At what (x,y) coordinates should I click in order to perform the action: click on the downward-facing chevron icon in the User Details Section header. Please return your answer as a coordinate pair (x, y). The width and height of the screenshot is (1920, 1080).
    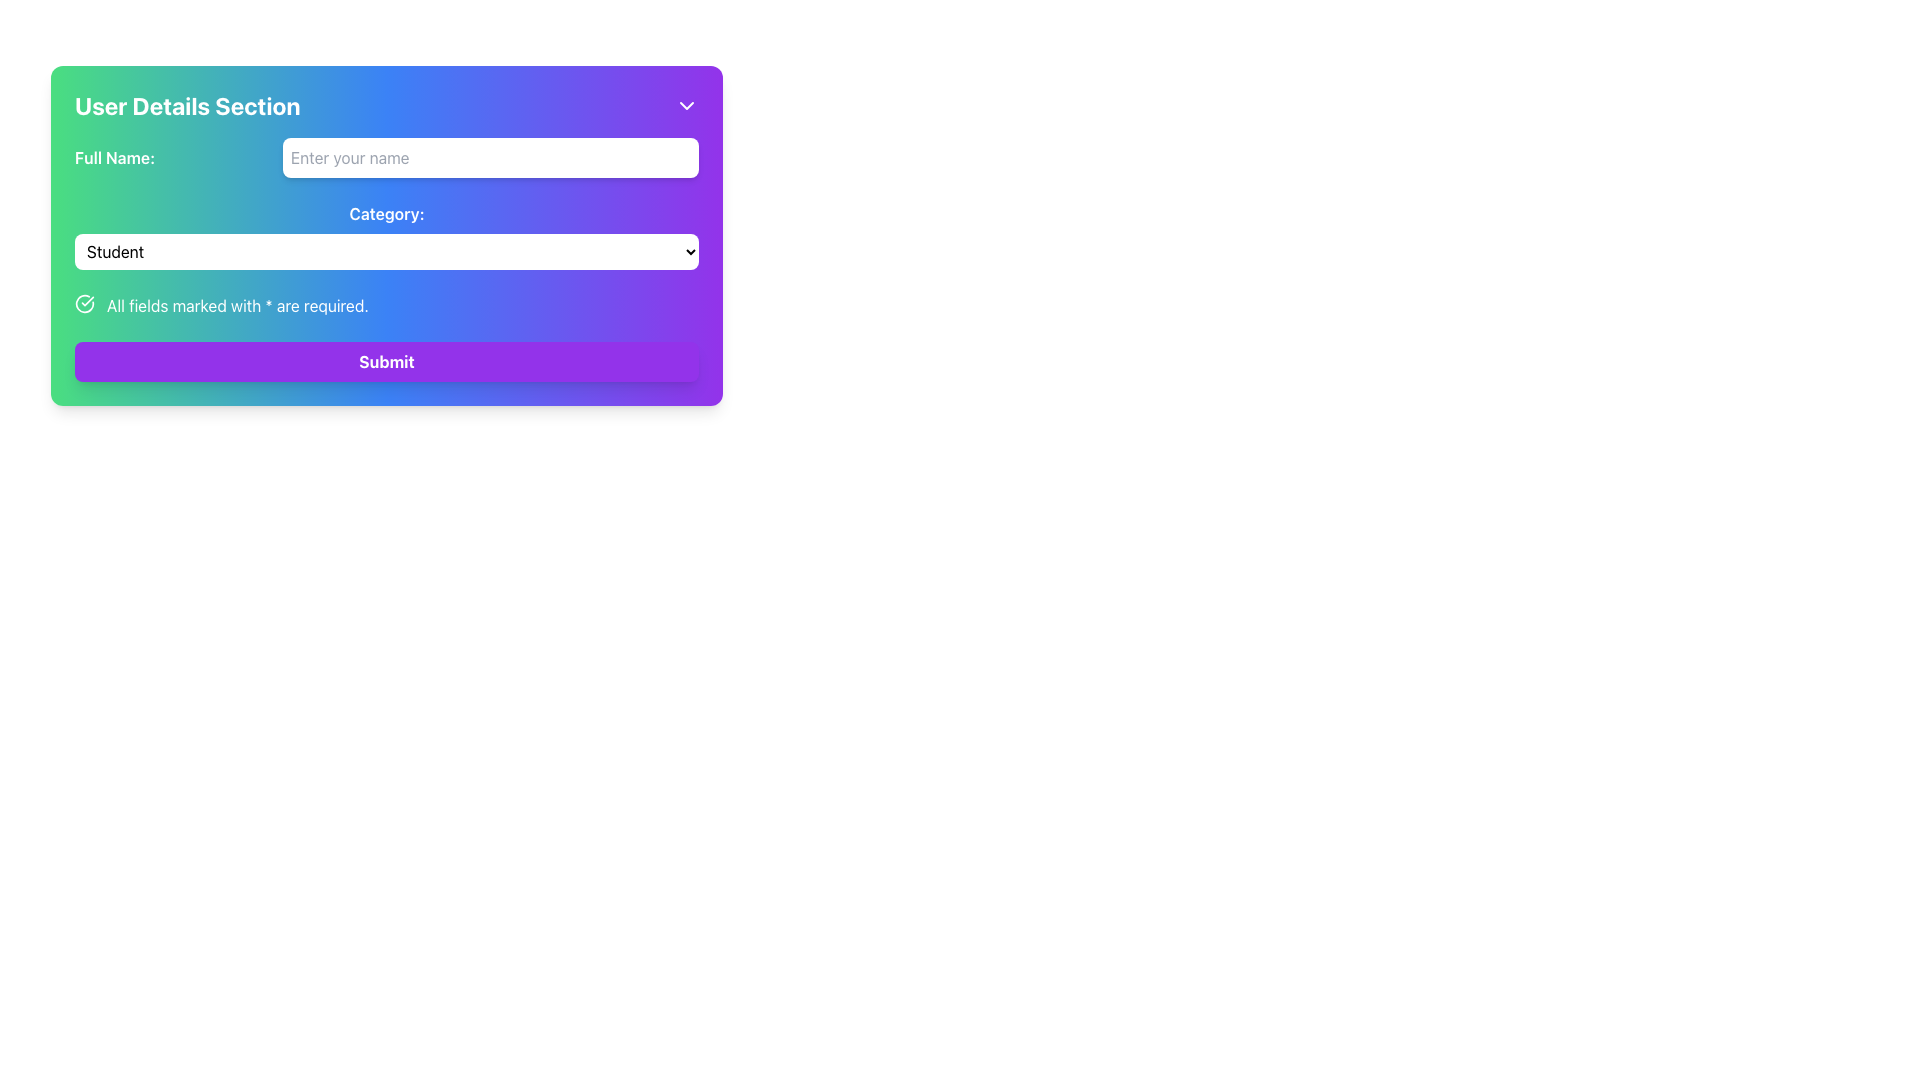
    Looking at the image, I should click on (686, 105).